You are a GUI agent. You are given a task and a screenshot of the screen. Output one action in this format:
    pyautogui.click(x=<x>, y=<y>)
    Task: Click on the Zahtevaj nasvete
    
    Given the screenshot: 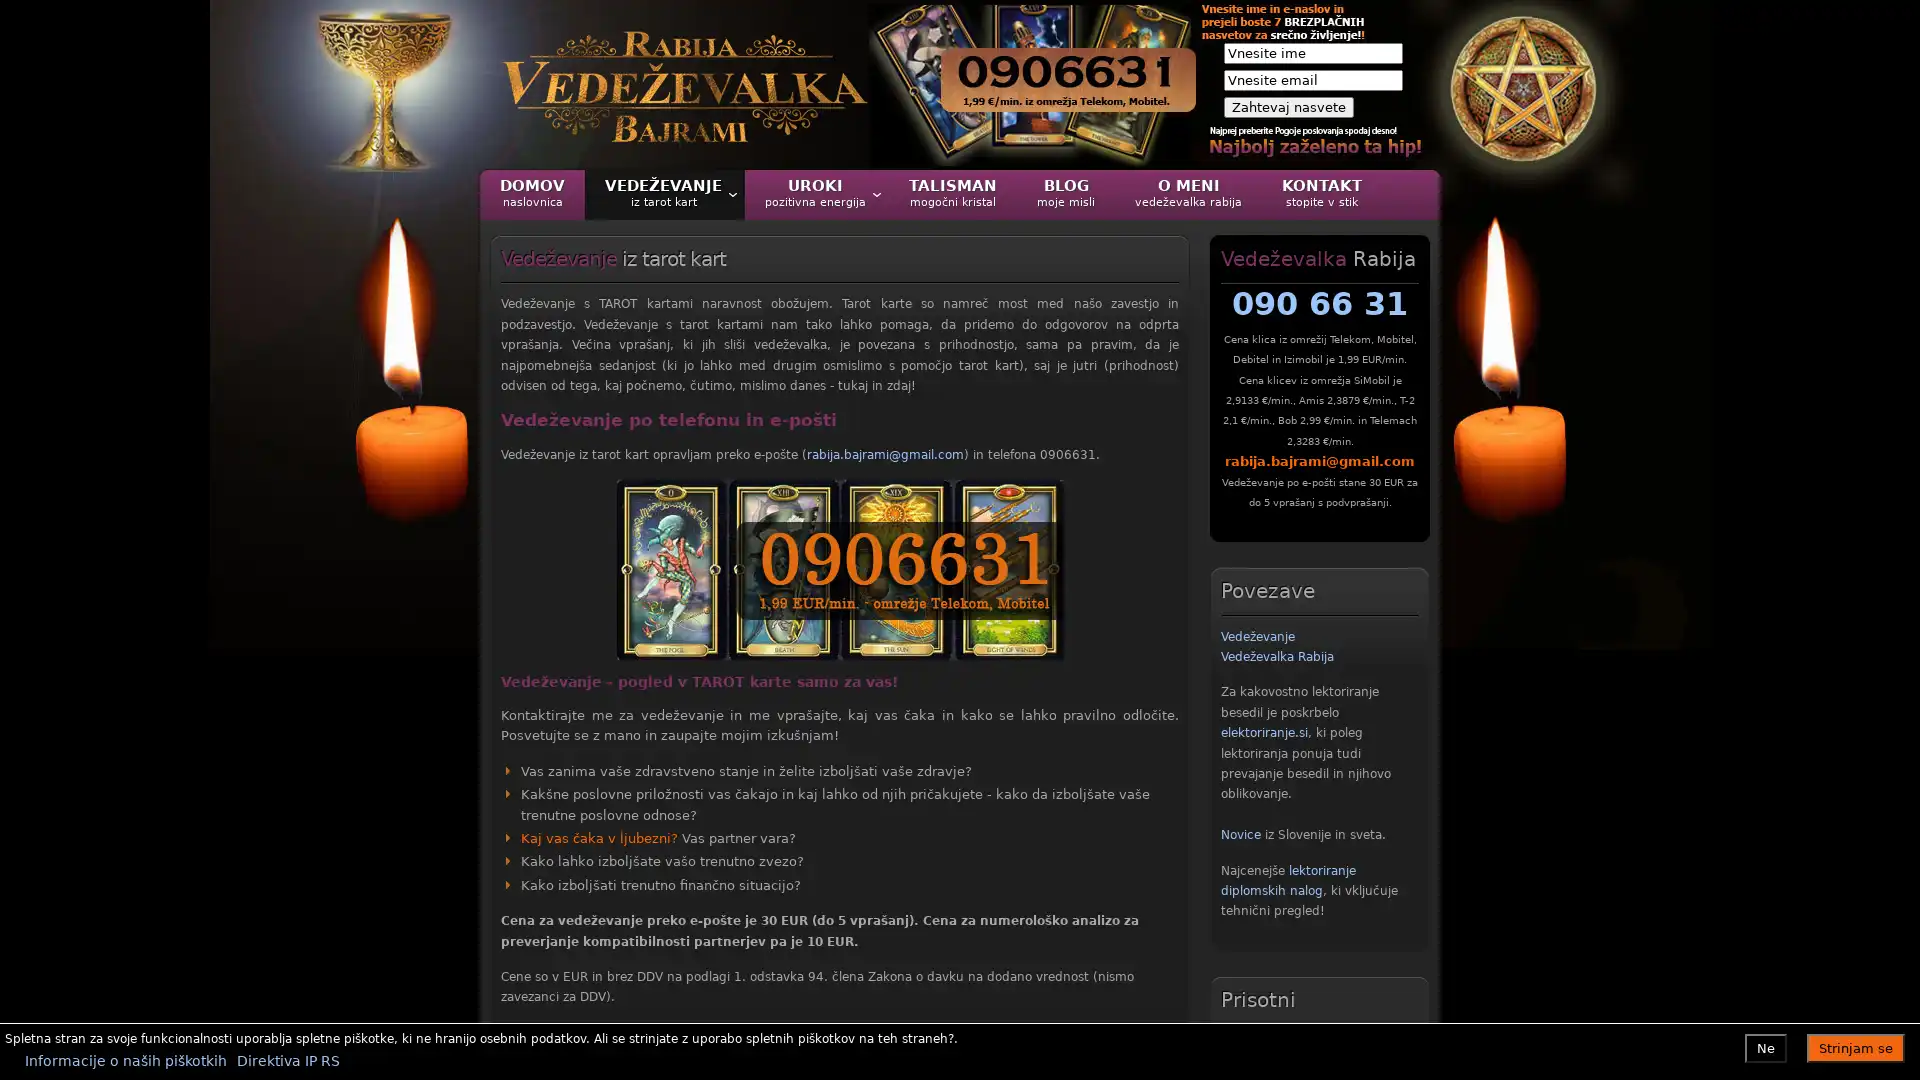 What is the action you would take?
    pyautogui.click(x=1289, y=107)
    